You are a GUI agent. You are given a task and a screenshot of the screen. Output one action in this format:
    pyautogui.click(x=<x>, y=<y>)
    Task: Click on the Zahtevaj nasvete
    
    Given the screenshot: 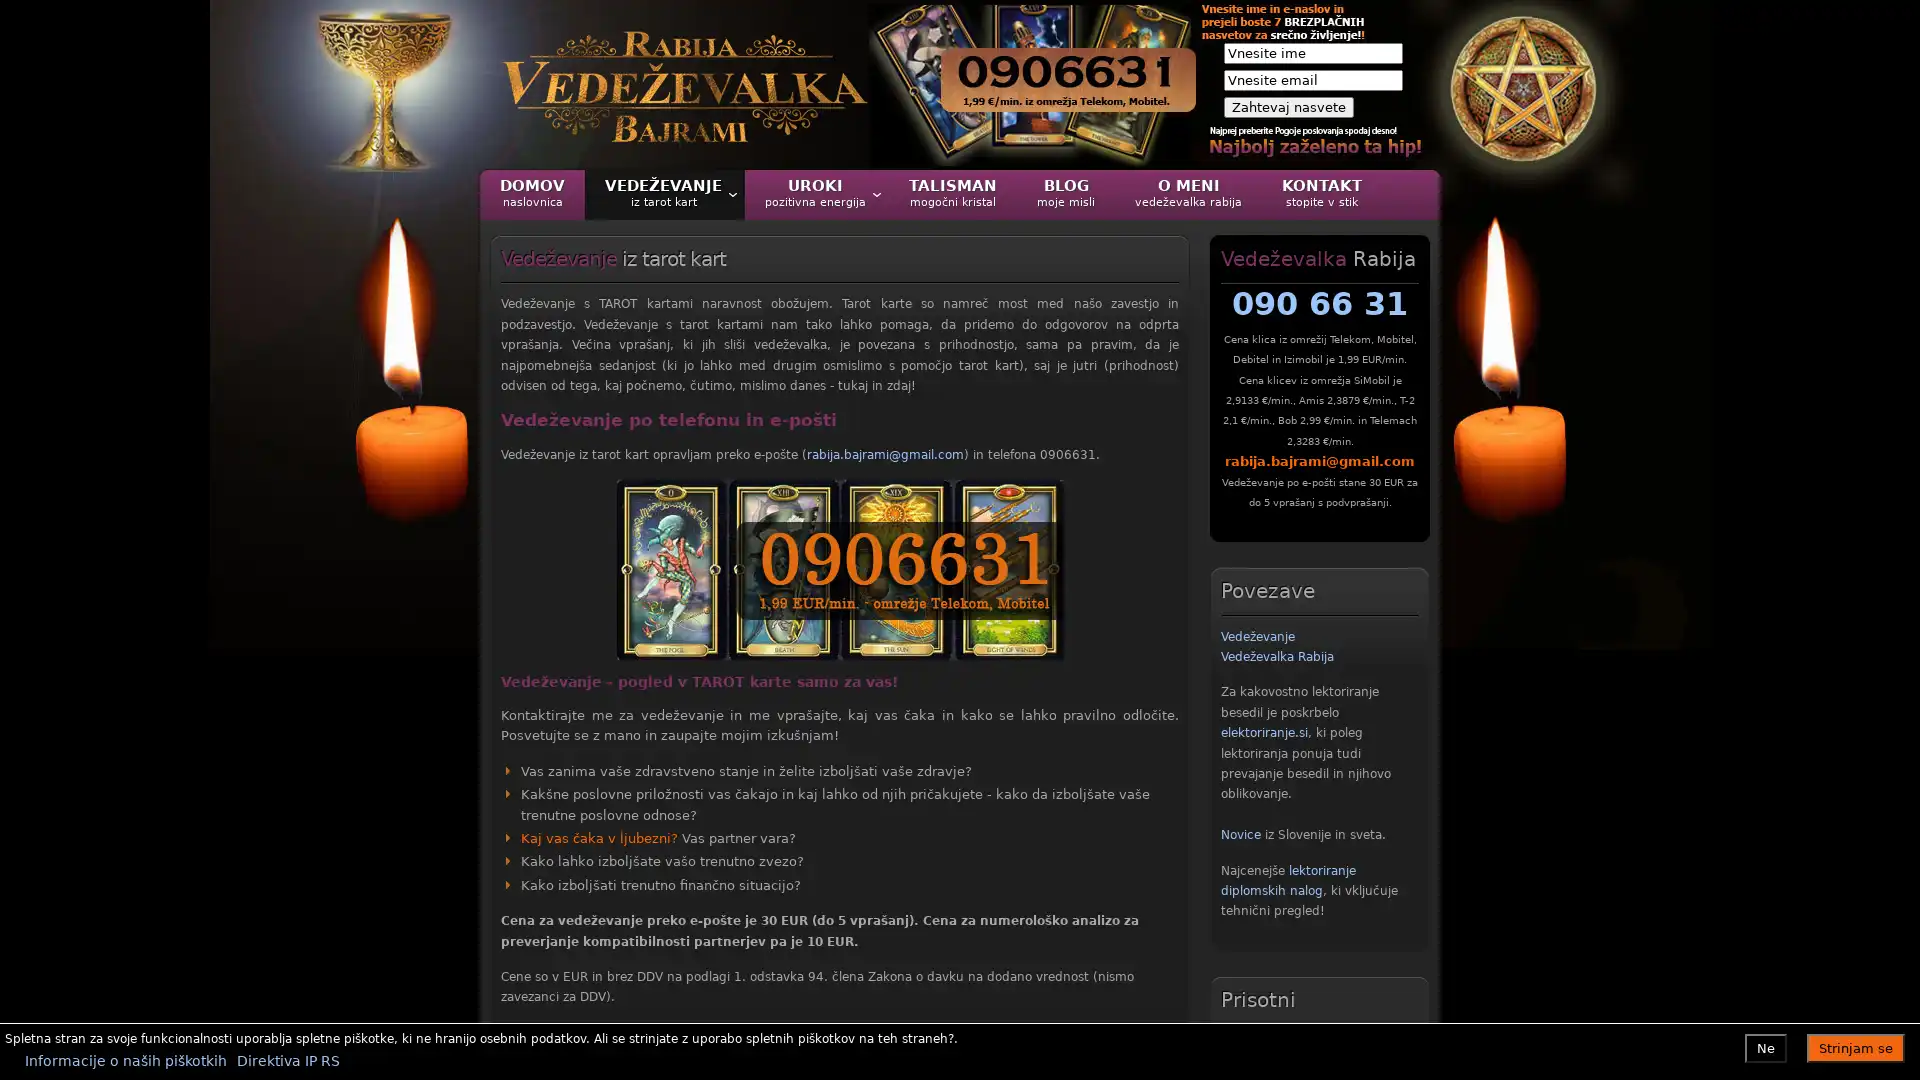 What is the action you would take?
    pyautogui.click(x=1289, y=107)
    